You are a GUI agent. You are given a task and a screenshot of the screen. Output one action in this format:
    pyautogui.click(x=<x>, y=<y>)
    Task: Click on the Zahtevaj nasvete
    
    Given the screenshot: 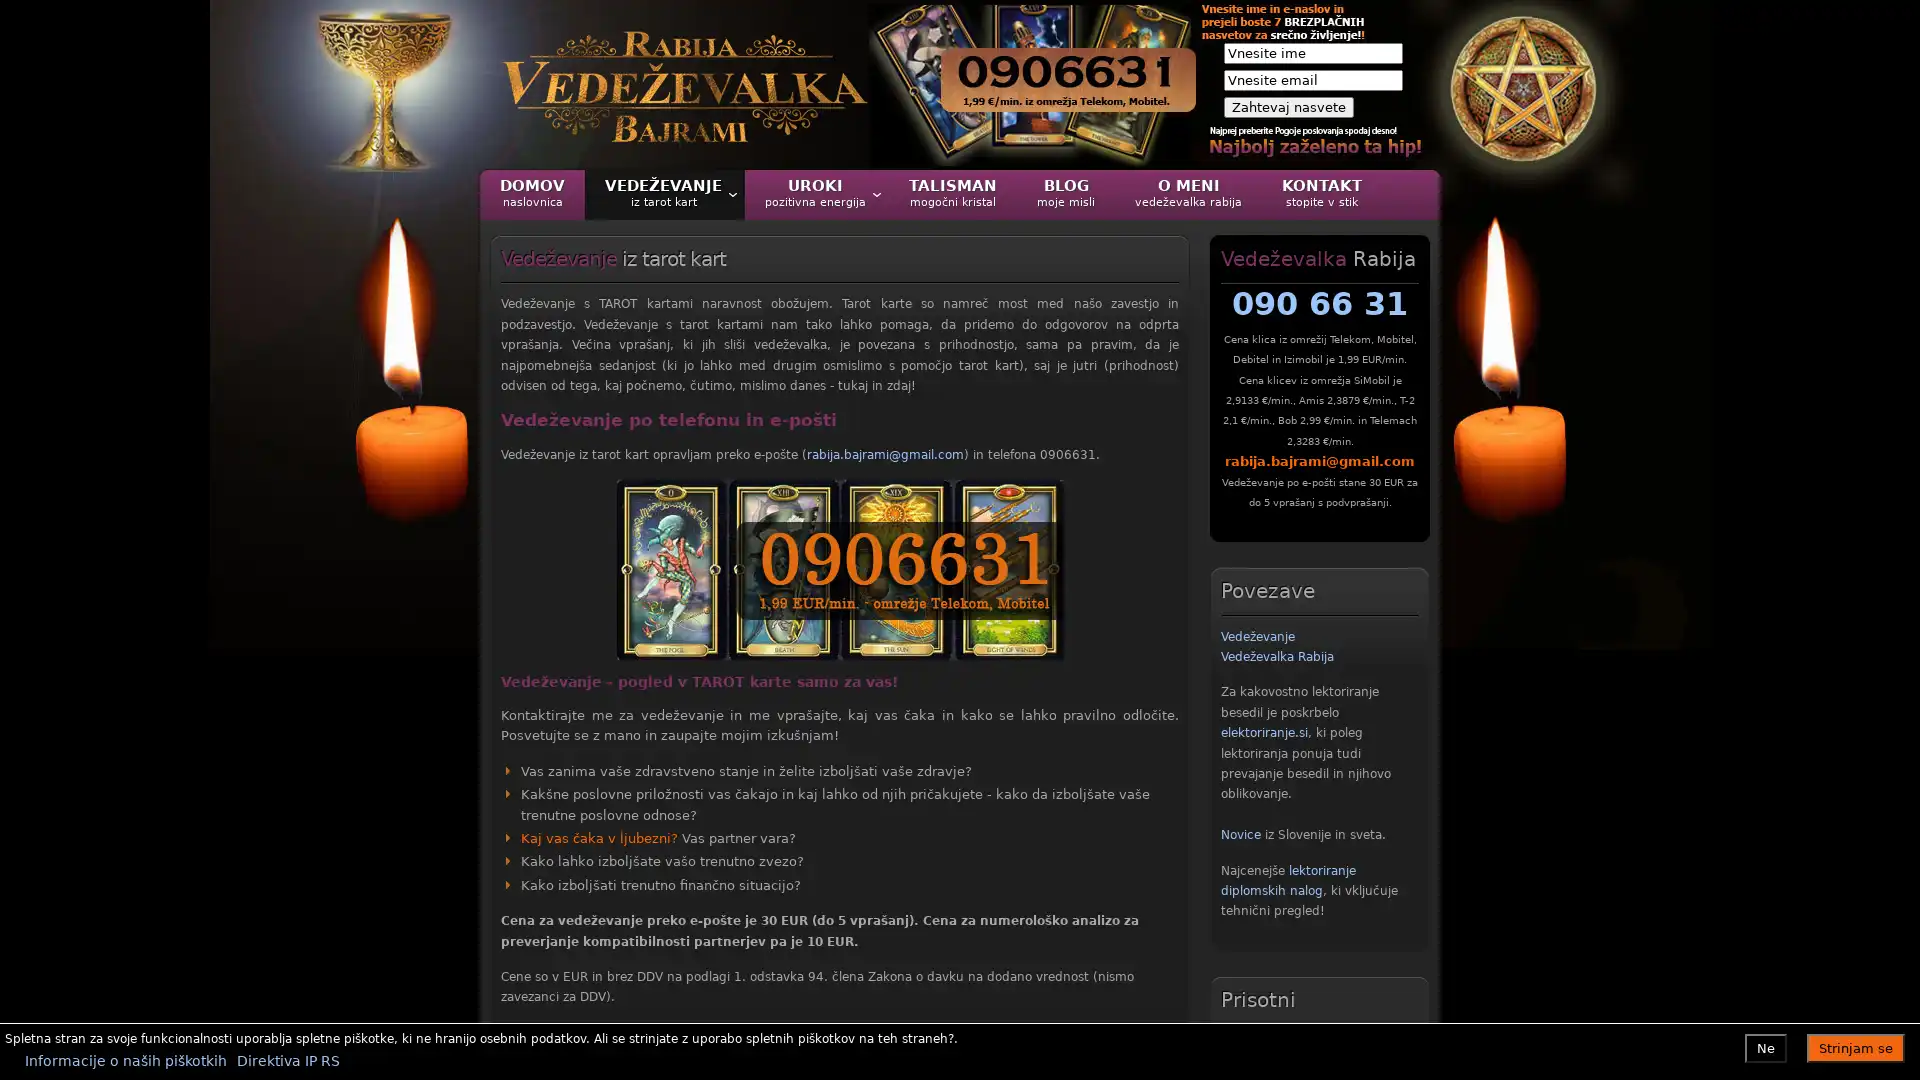 What is the action you would take?
    pyautogui.click(x=1289, y=107)
    